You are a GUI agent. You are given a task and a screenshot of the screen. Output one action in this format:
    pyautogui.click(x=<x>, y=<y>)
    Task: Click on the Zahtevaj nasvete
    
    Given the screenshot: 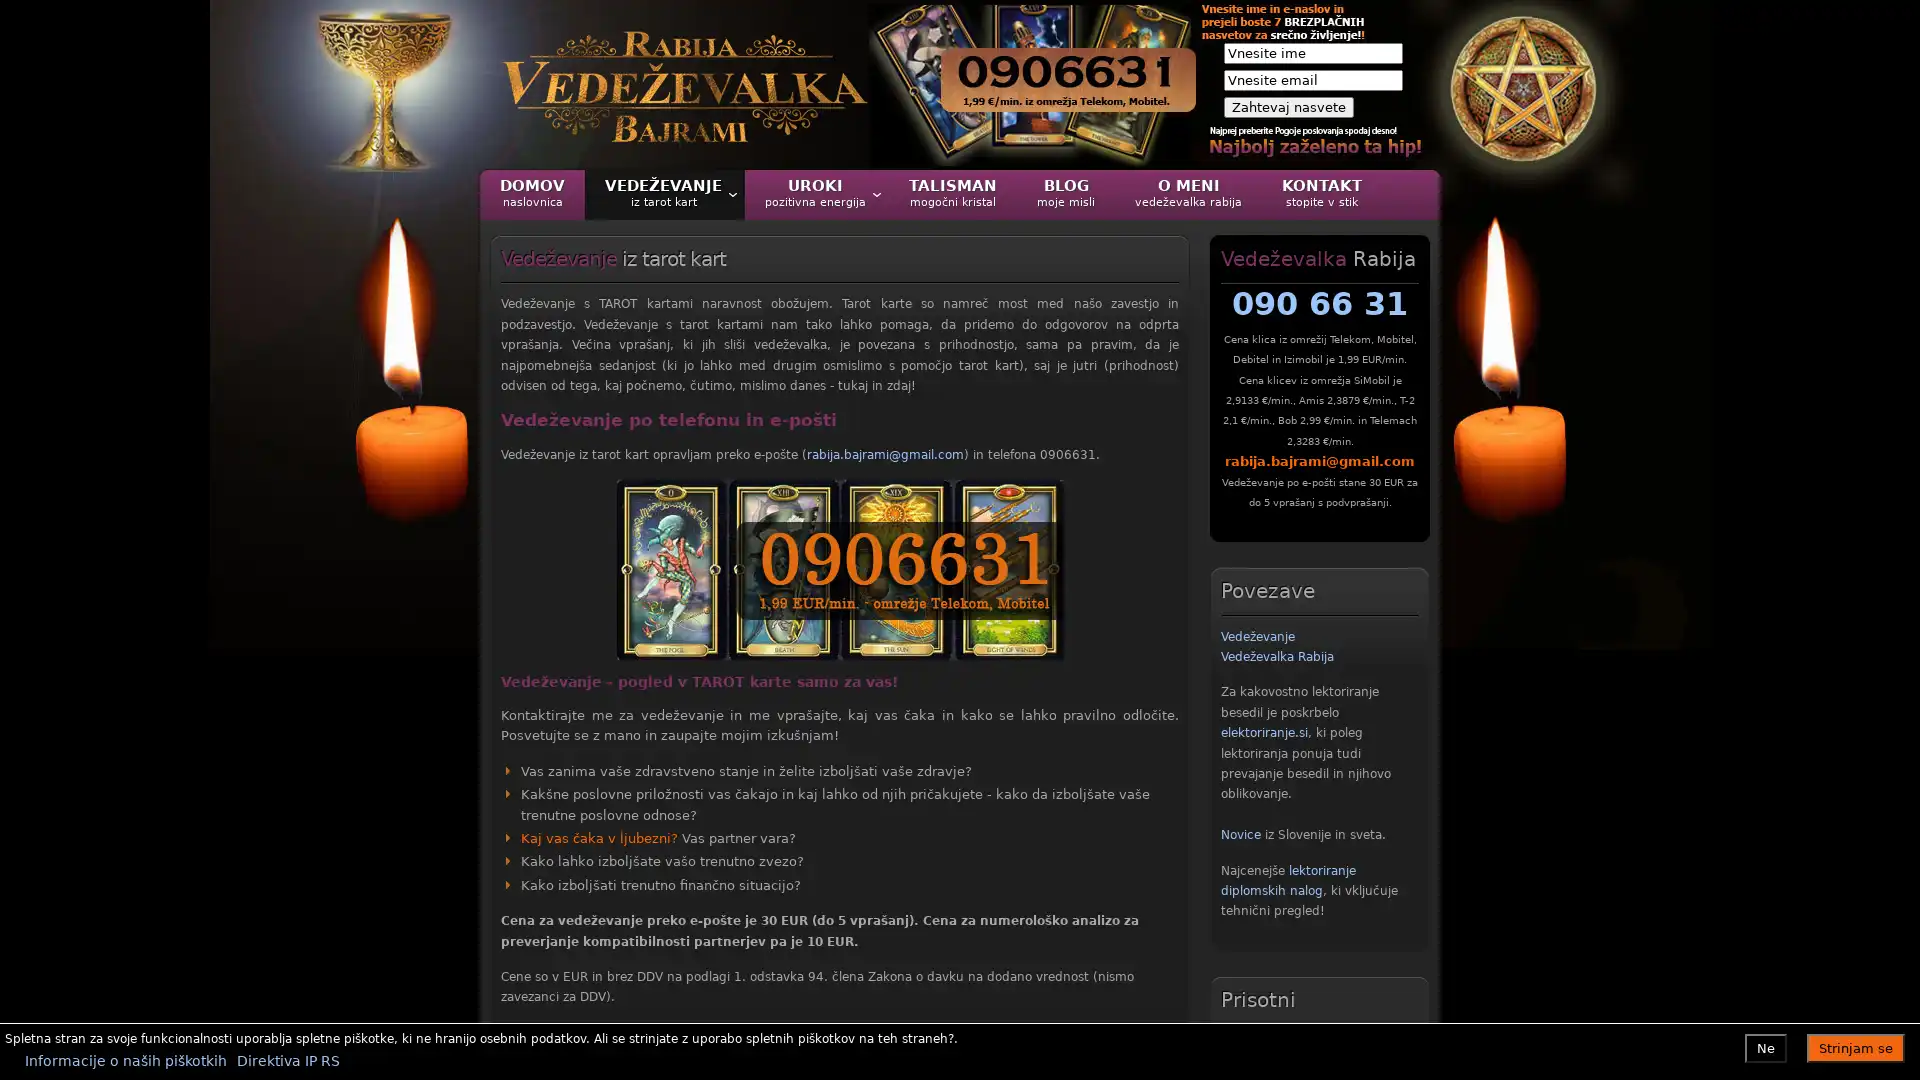 What is the action you would take?
    pyautogui.click(x=1289, y=107)
    